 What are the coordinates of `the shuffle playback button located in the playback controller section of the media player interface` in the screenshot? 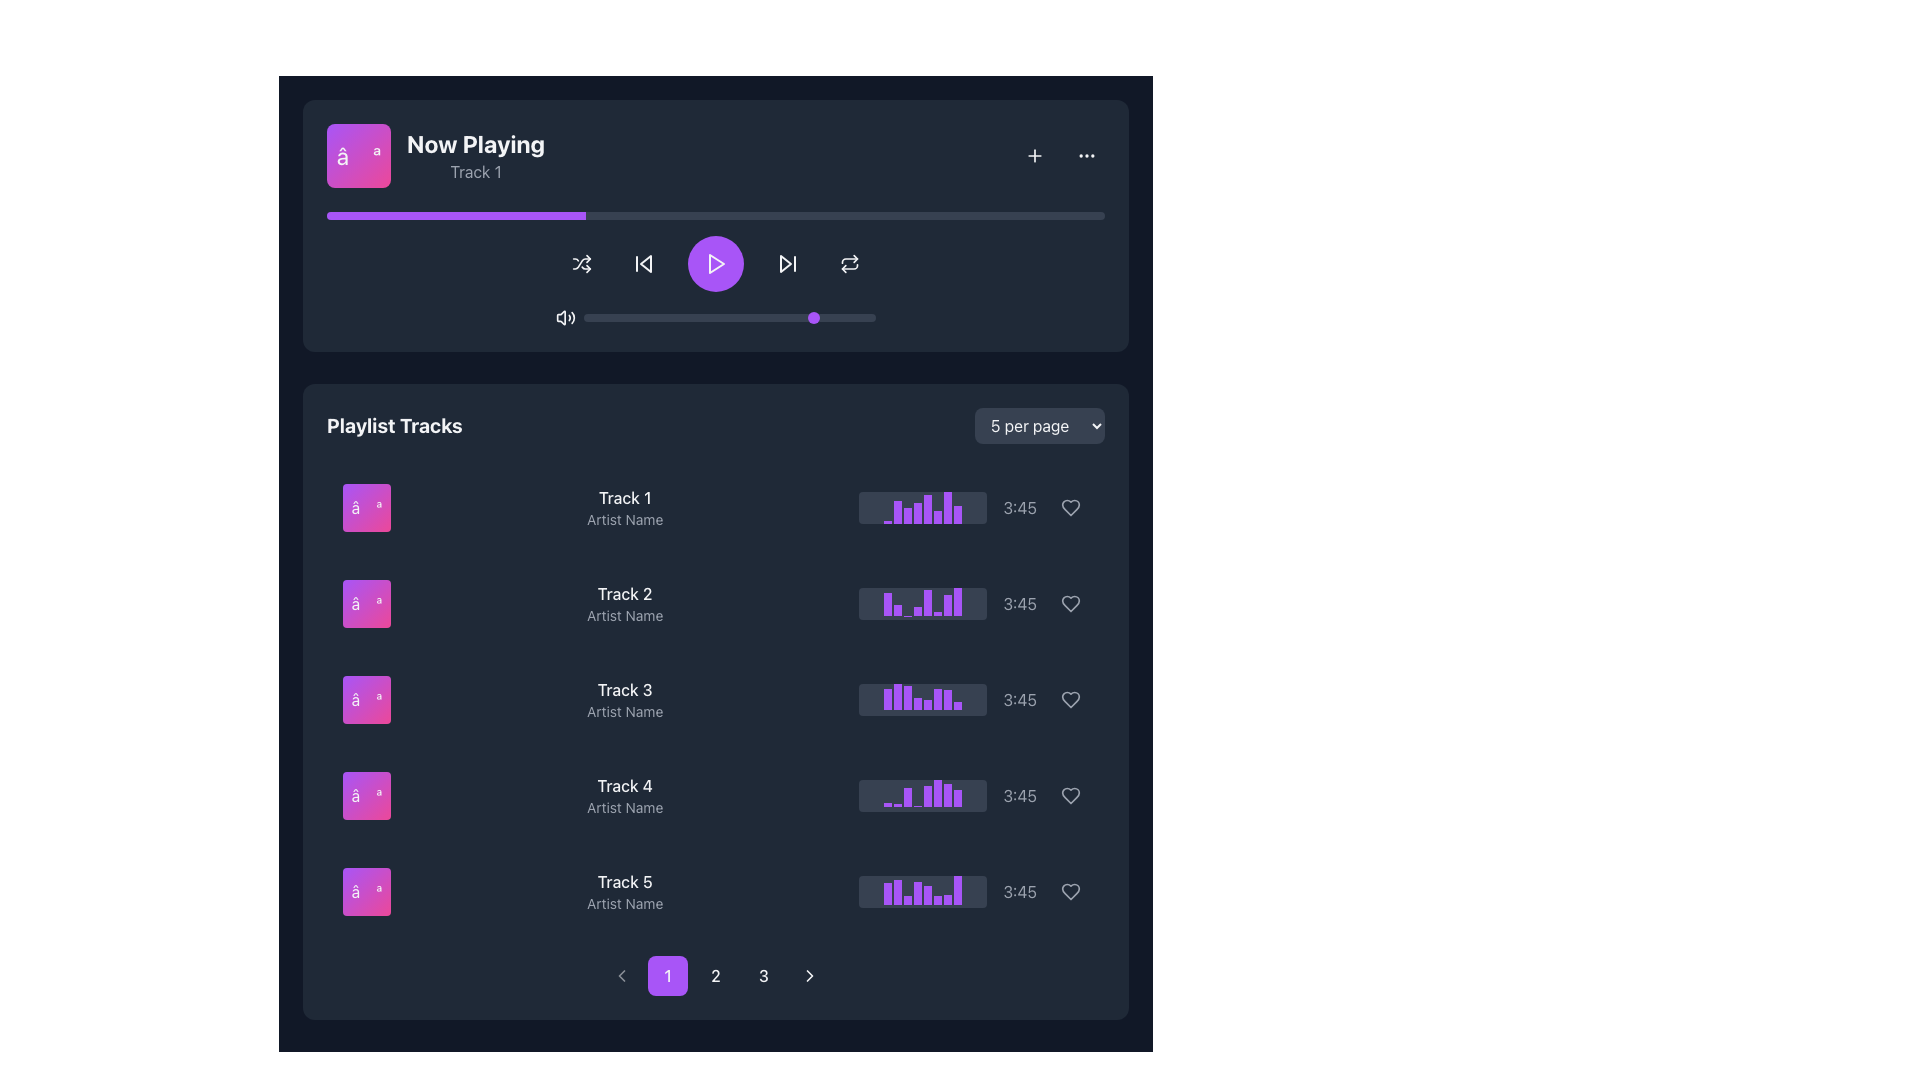 It's located at (580, 262).